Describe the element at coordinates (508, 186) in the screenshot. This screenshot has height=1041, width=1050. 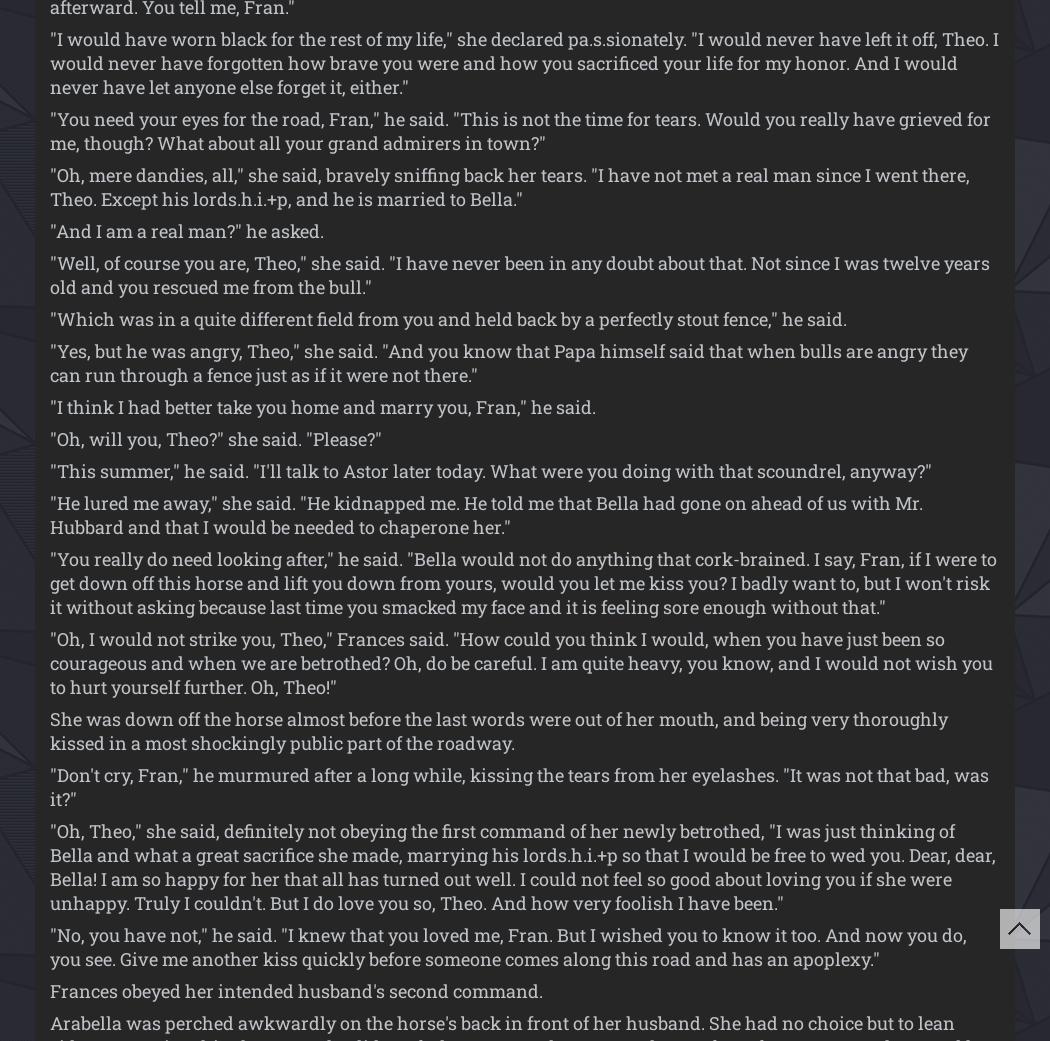
I see `'"Oh, mere dandies, all," she said, bravely sniffing back her tears. "I have not met a real man since I went there, Theo. Except his lords.h.i.+p, and he is married to Bella."'` at that location.